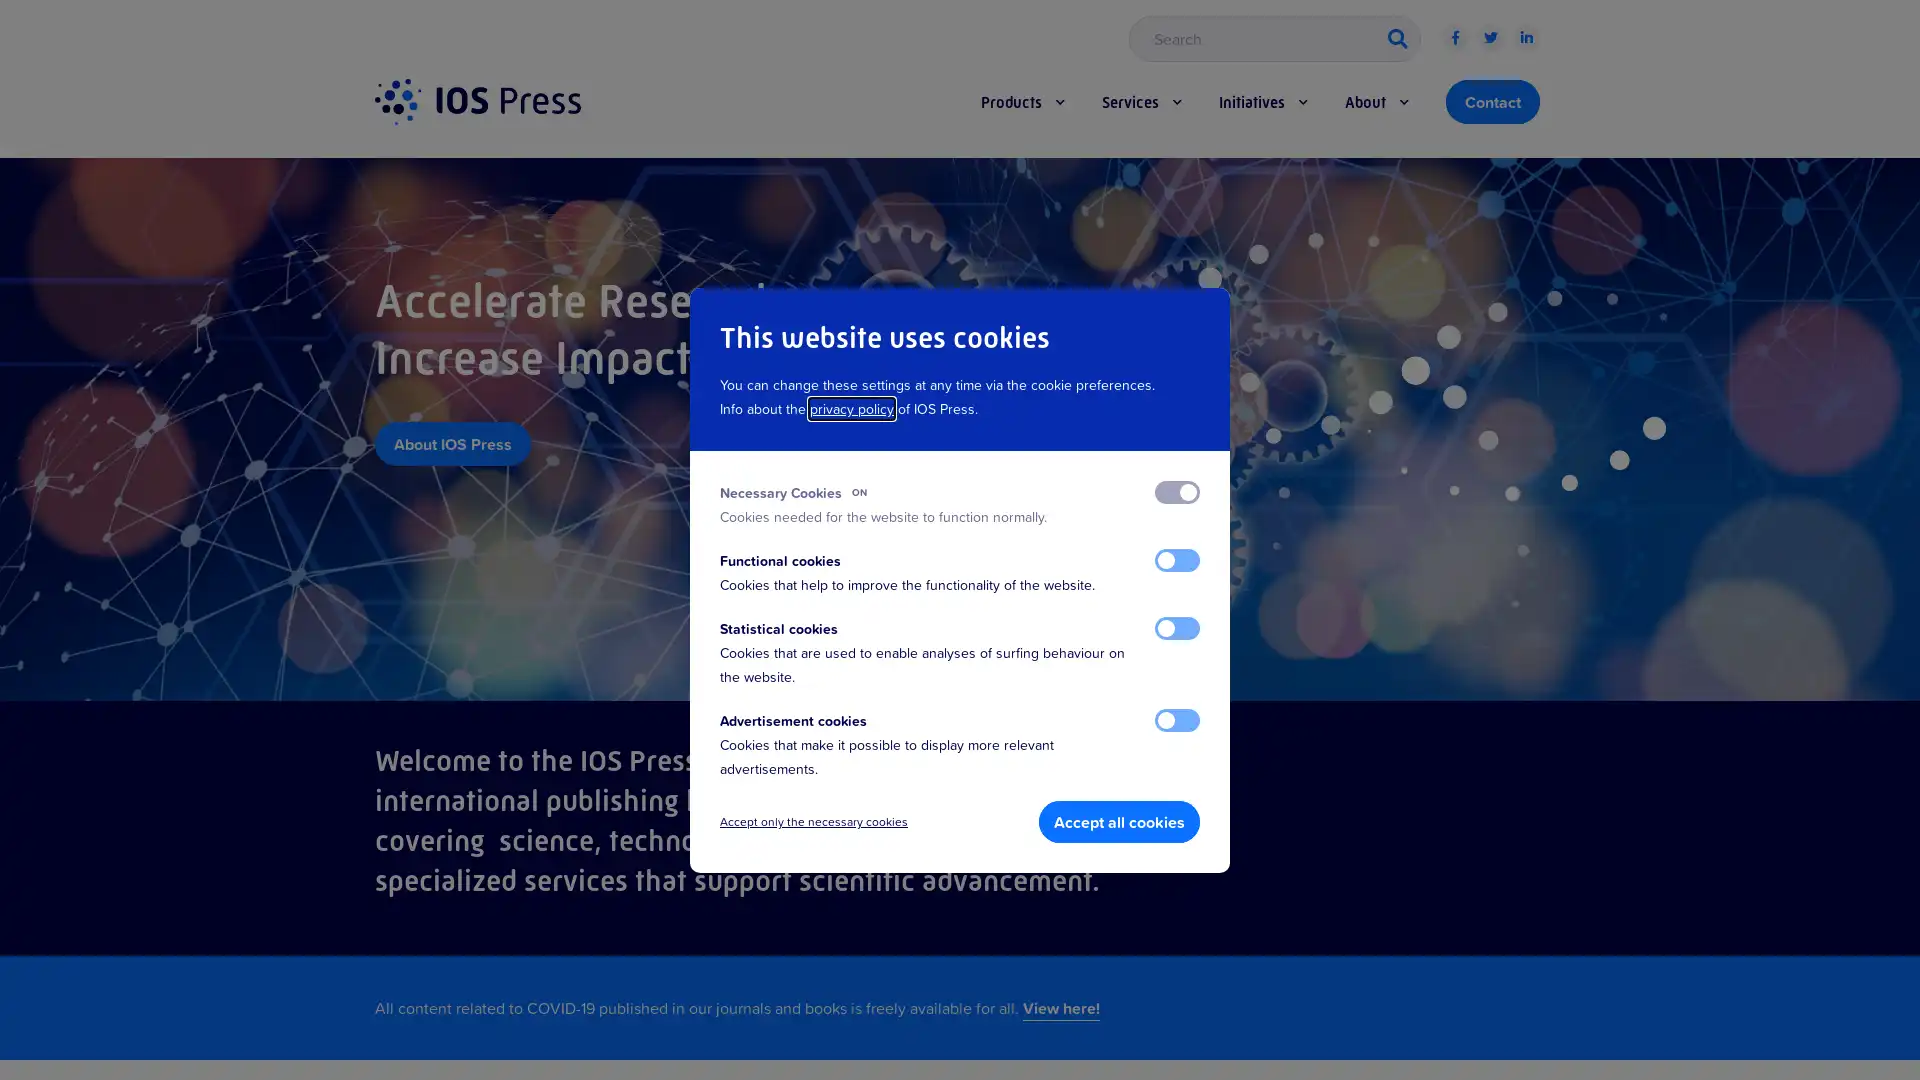  Describe the element at coordinates (1396, 38) in the screenshot. I see `button` at that location.